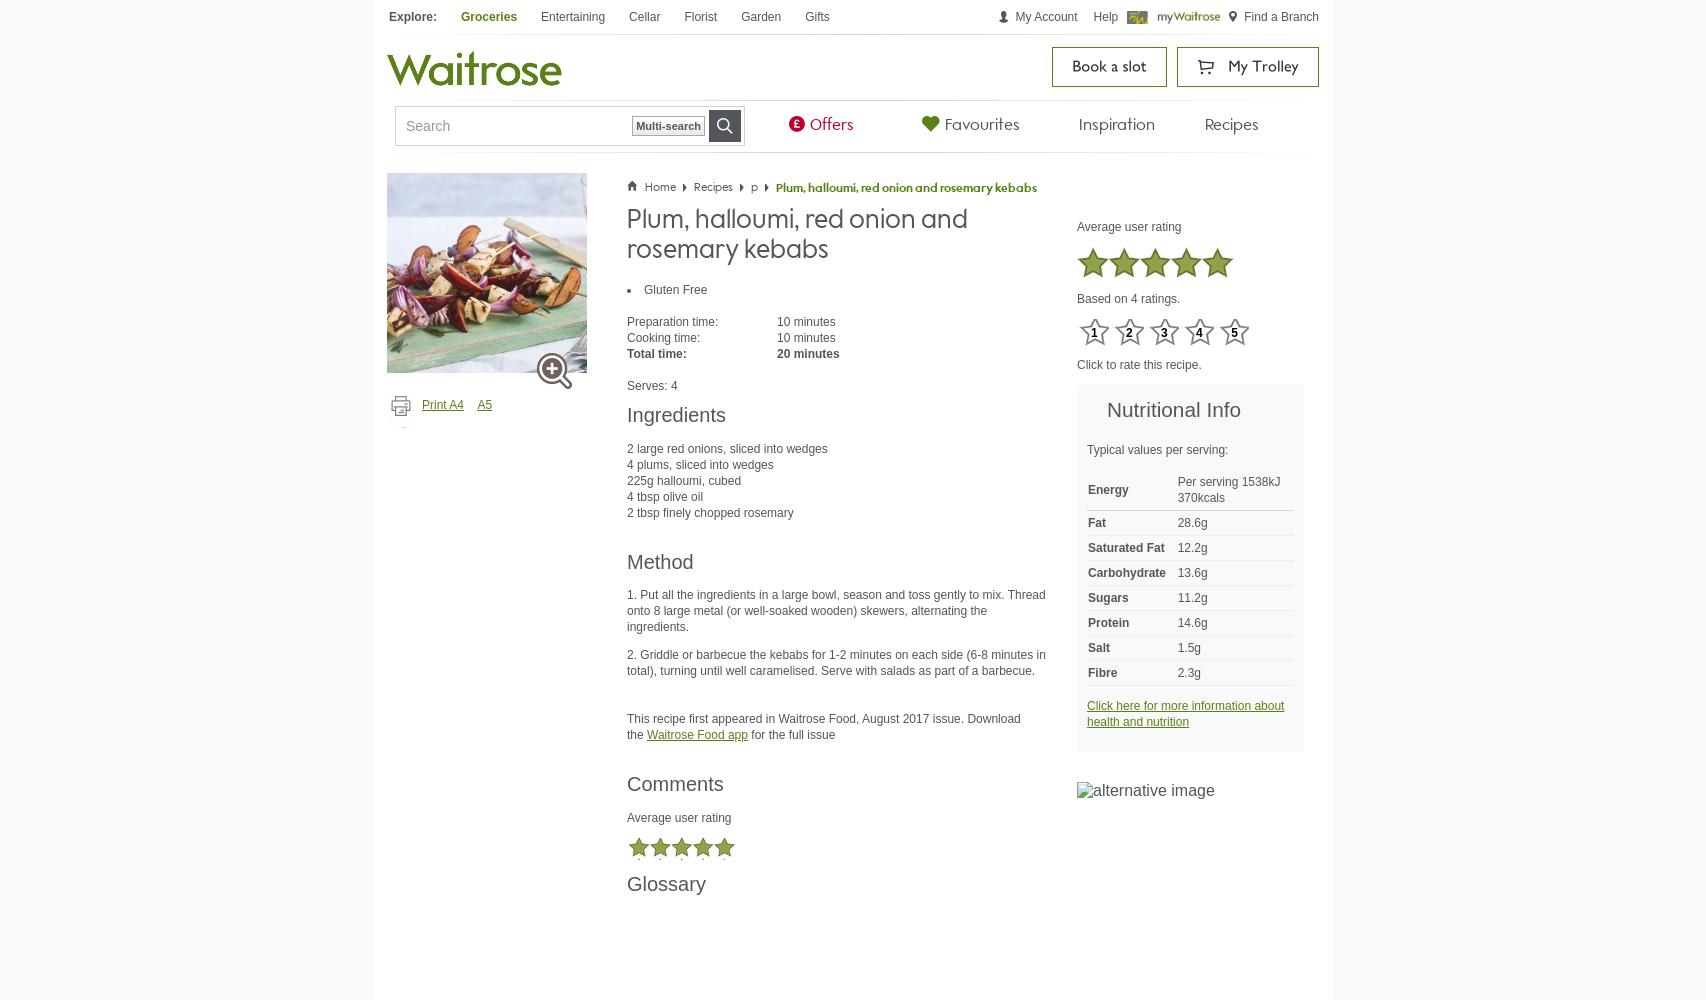 The width and height of the screenshot is (1706, 1000). Describe the element at coordinates (725, 447) in the screenshot. I see `'2 large red onions, sliced into wedges'` at that location.